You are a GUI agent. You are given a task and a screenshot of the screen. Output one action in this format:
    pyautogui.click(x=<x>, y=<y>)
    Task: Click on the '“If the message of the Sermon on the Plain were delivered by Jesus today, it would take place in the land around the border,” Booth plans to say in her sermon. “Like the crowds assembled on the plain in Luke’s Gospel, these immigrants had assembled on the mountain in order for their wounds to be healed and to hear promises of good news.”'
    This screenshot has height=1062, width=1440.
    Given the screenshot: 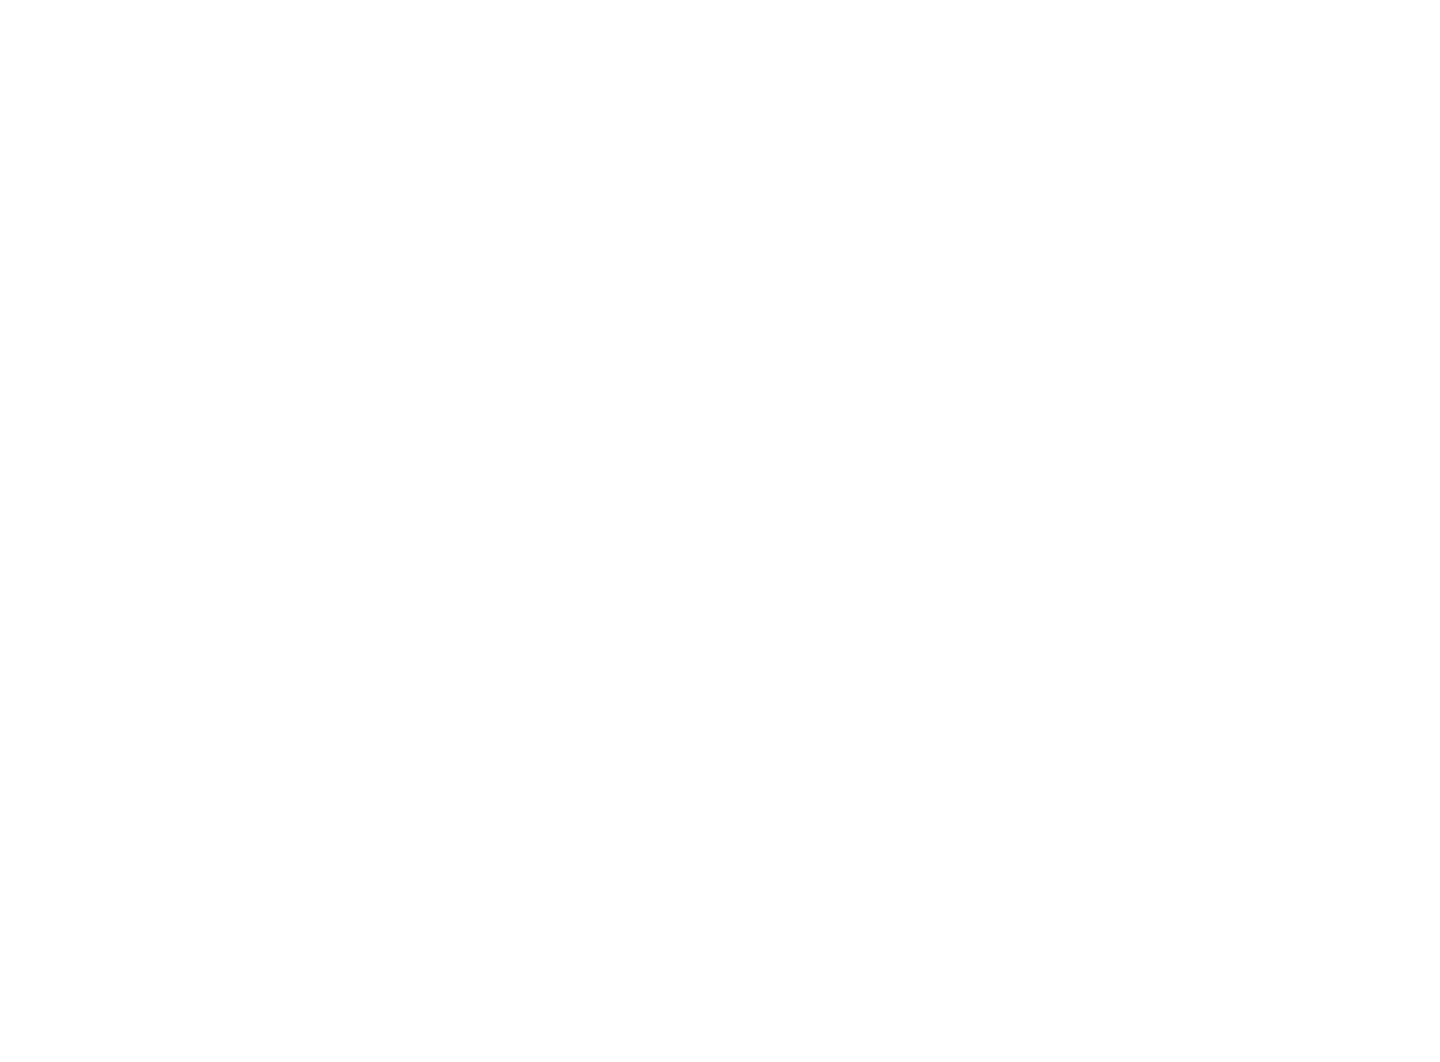 What is the action you would take?
    pyautogui.click(x=713, y=327)
    